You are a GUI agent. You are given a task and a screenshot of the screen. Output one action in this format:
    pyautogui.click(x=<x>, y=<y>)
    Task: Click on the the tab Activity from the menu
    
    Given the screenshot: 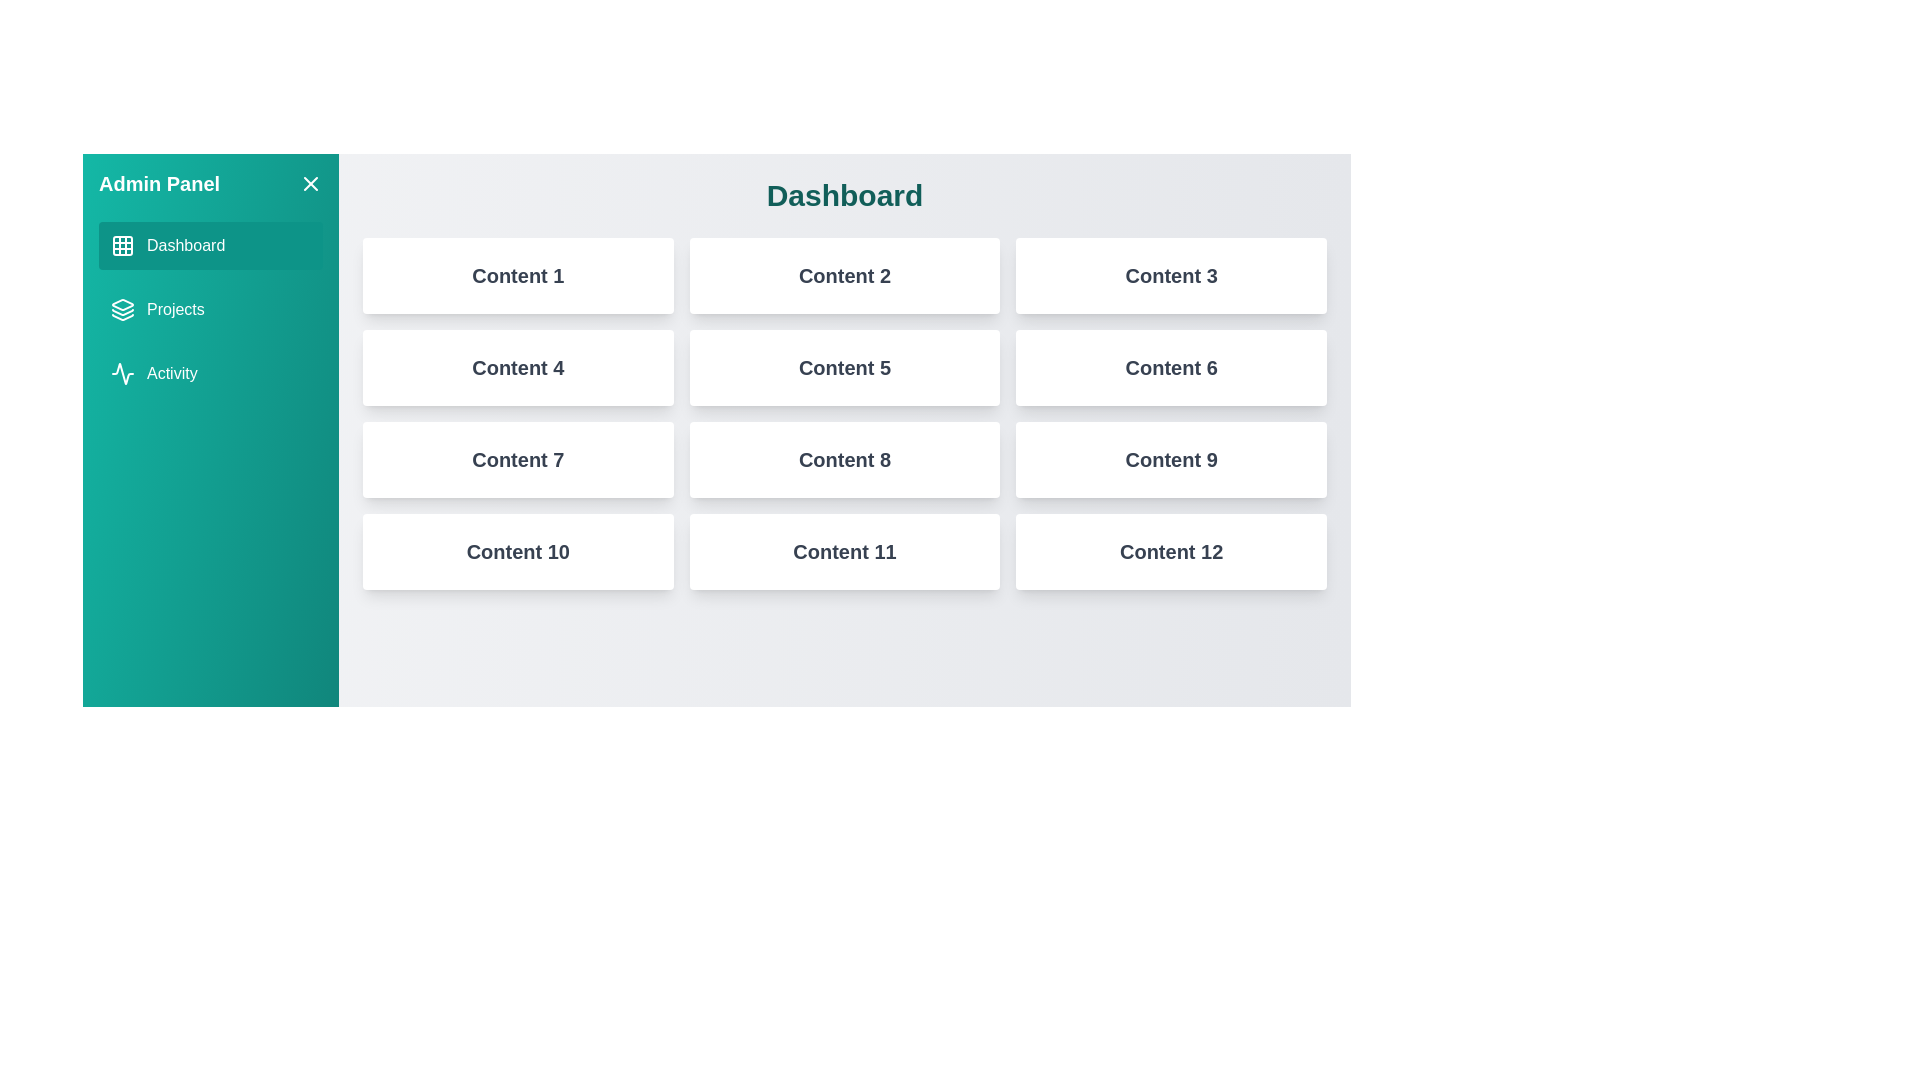 What is the action you would take?
    pyautogui.click(x=211, y=374)
    